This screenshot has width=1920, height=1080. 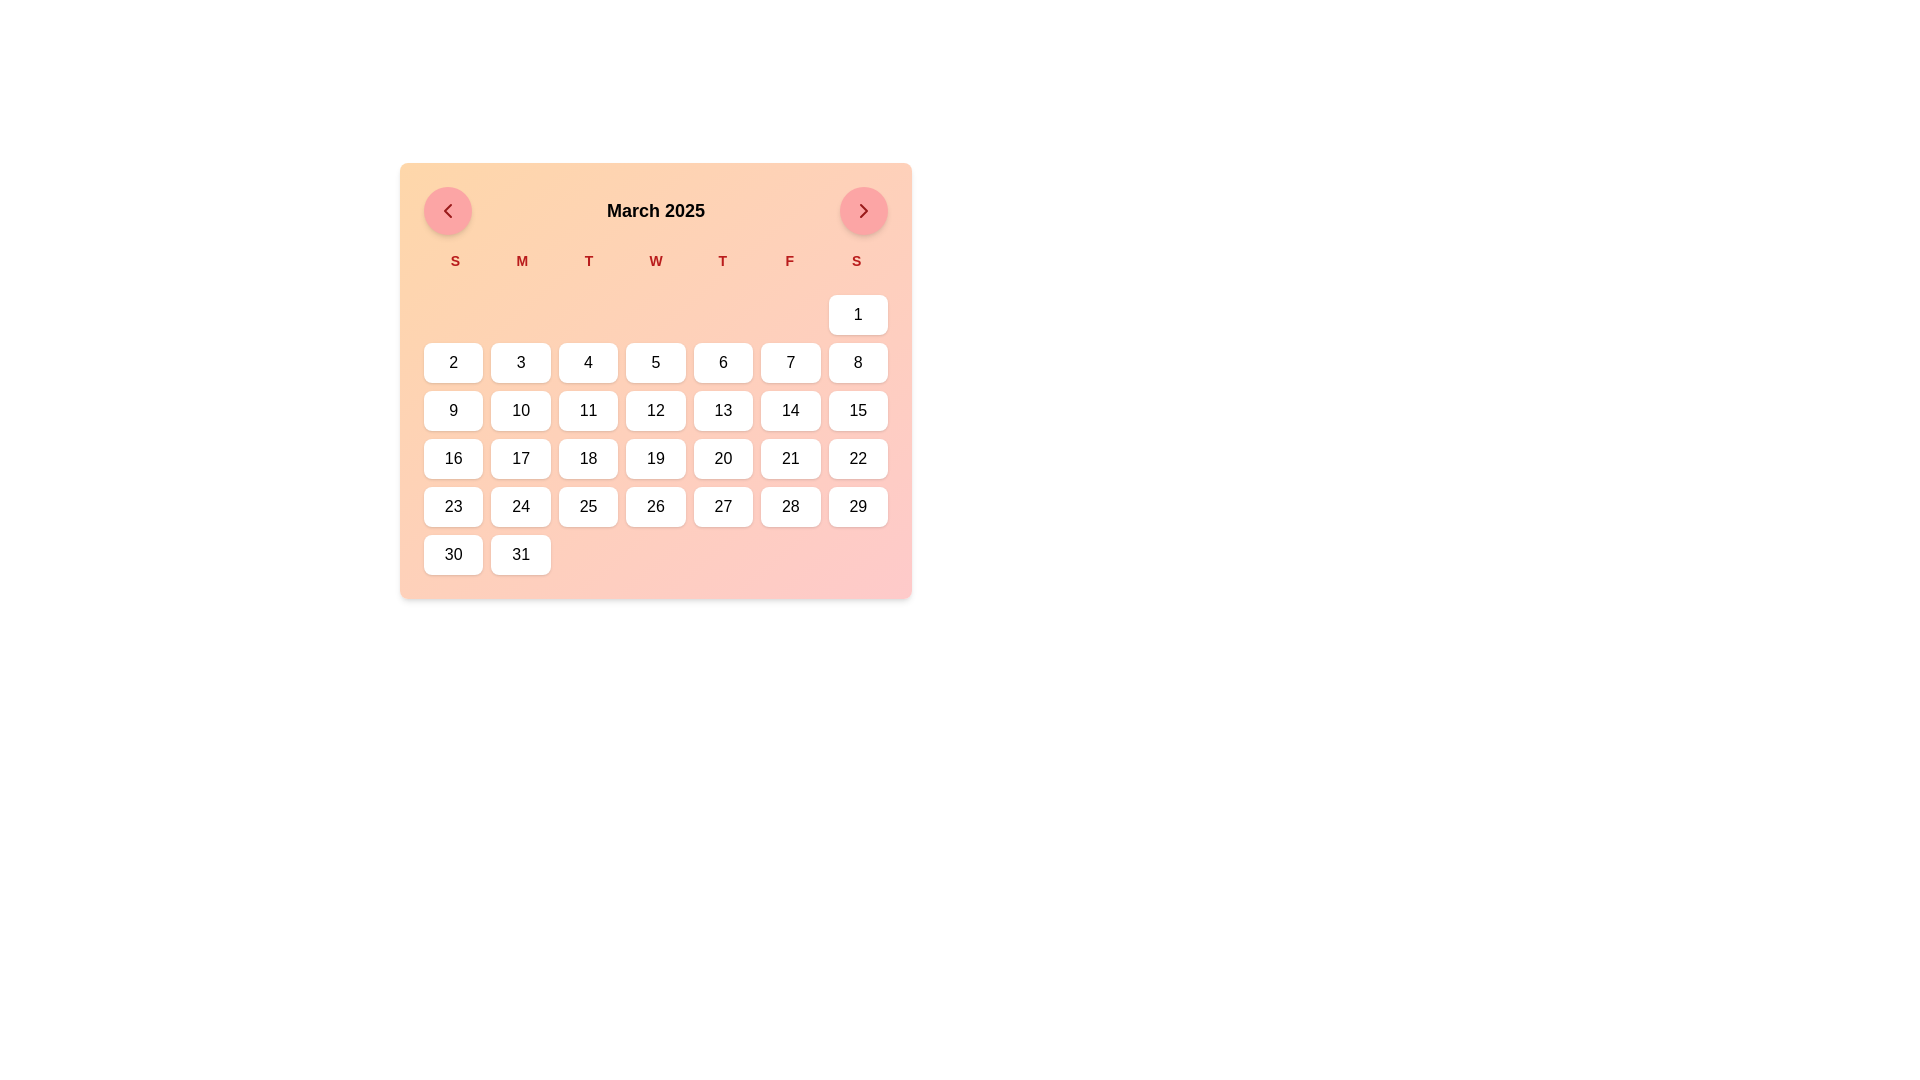 What do you see at coordinates (722, 410) in the screenshot?
I see `the button representing the 13th day of the month in the calendar interface, located in the fourth row and fifth column` at bounding box center [722, 410].